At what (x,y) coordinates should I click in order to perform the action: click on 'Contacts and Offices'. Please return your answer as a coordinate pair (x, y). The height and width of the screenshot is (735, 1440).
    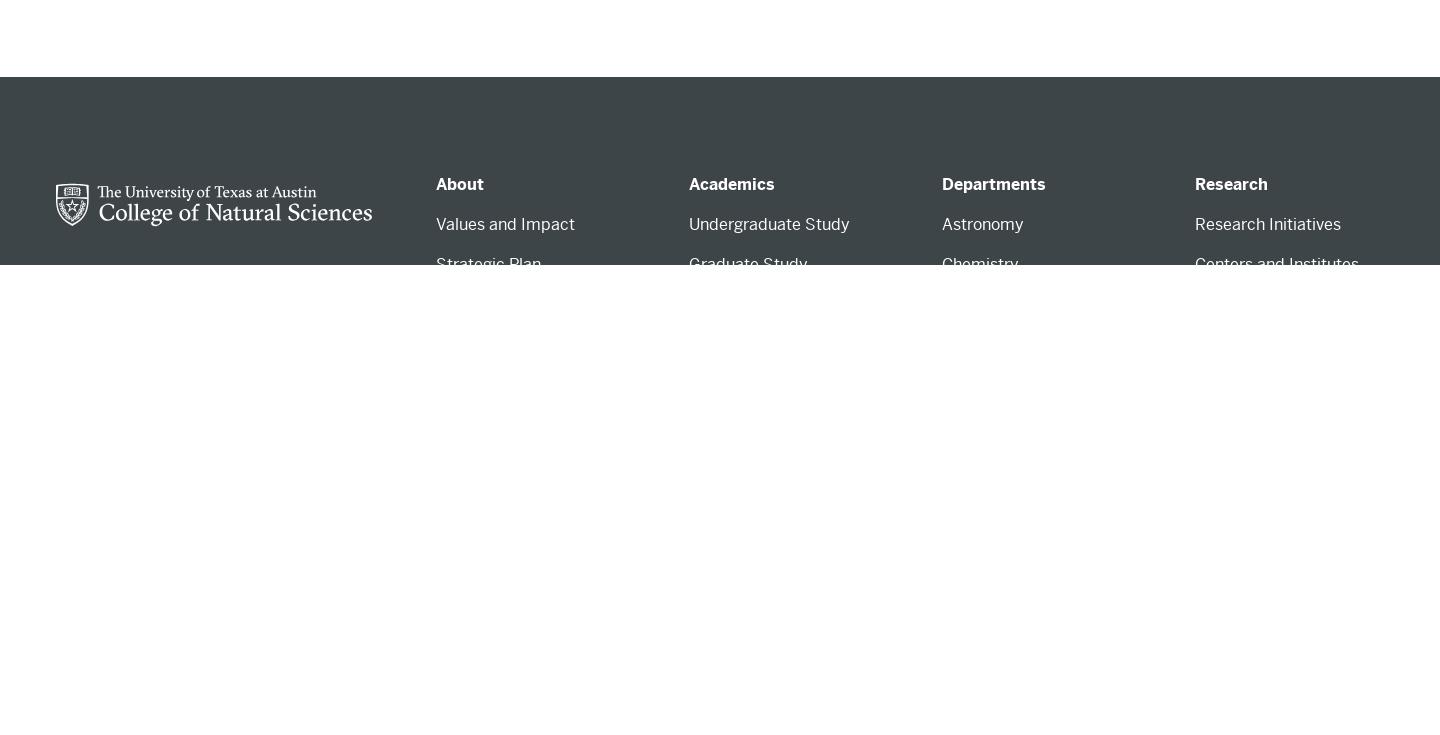
    Looking at the image, I should click on (512, 488).